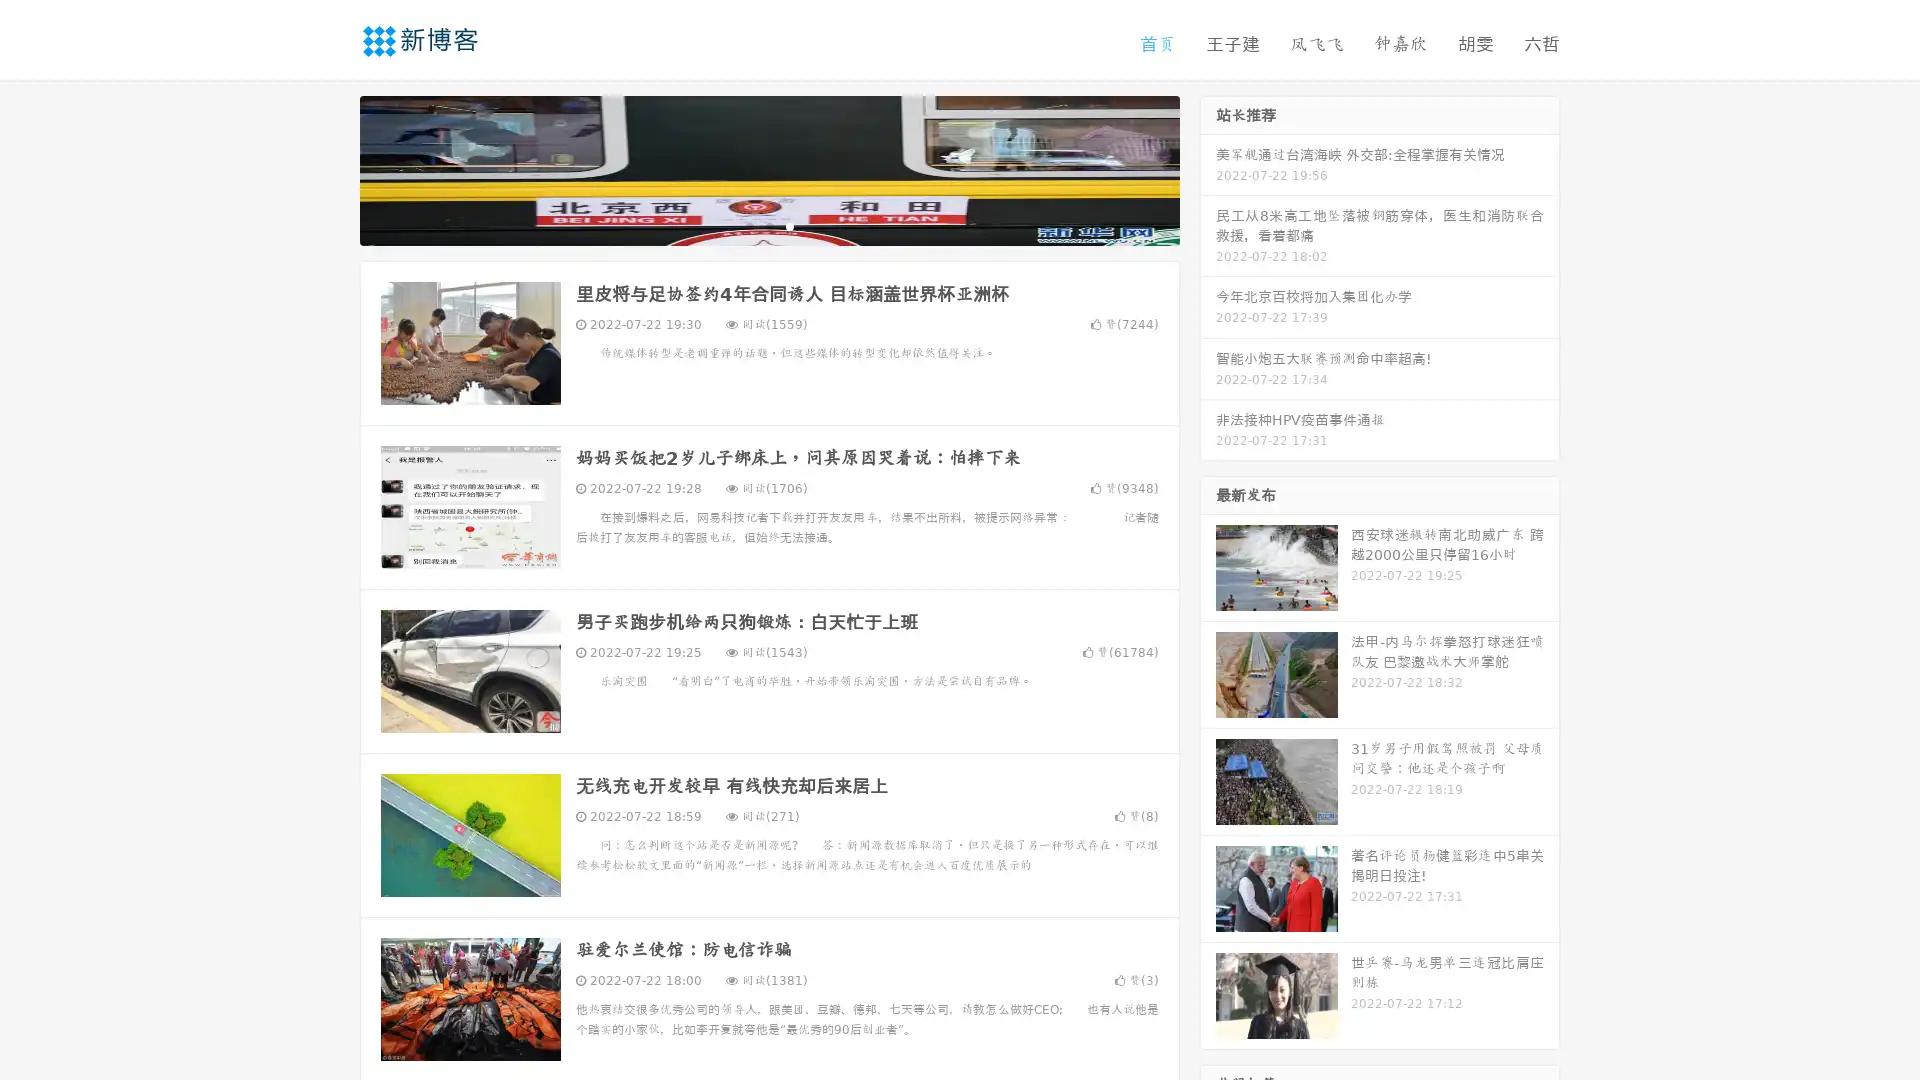  What do you see at coordinates (789, 225) in the screenshot?
I see `Go to slide 3` at bounding box center [789, 225].